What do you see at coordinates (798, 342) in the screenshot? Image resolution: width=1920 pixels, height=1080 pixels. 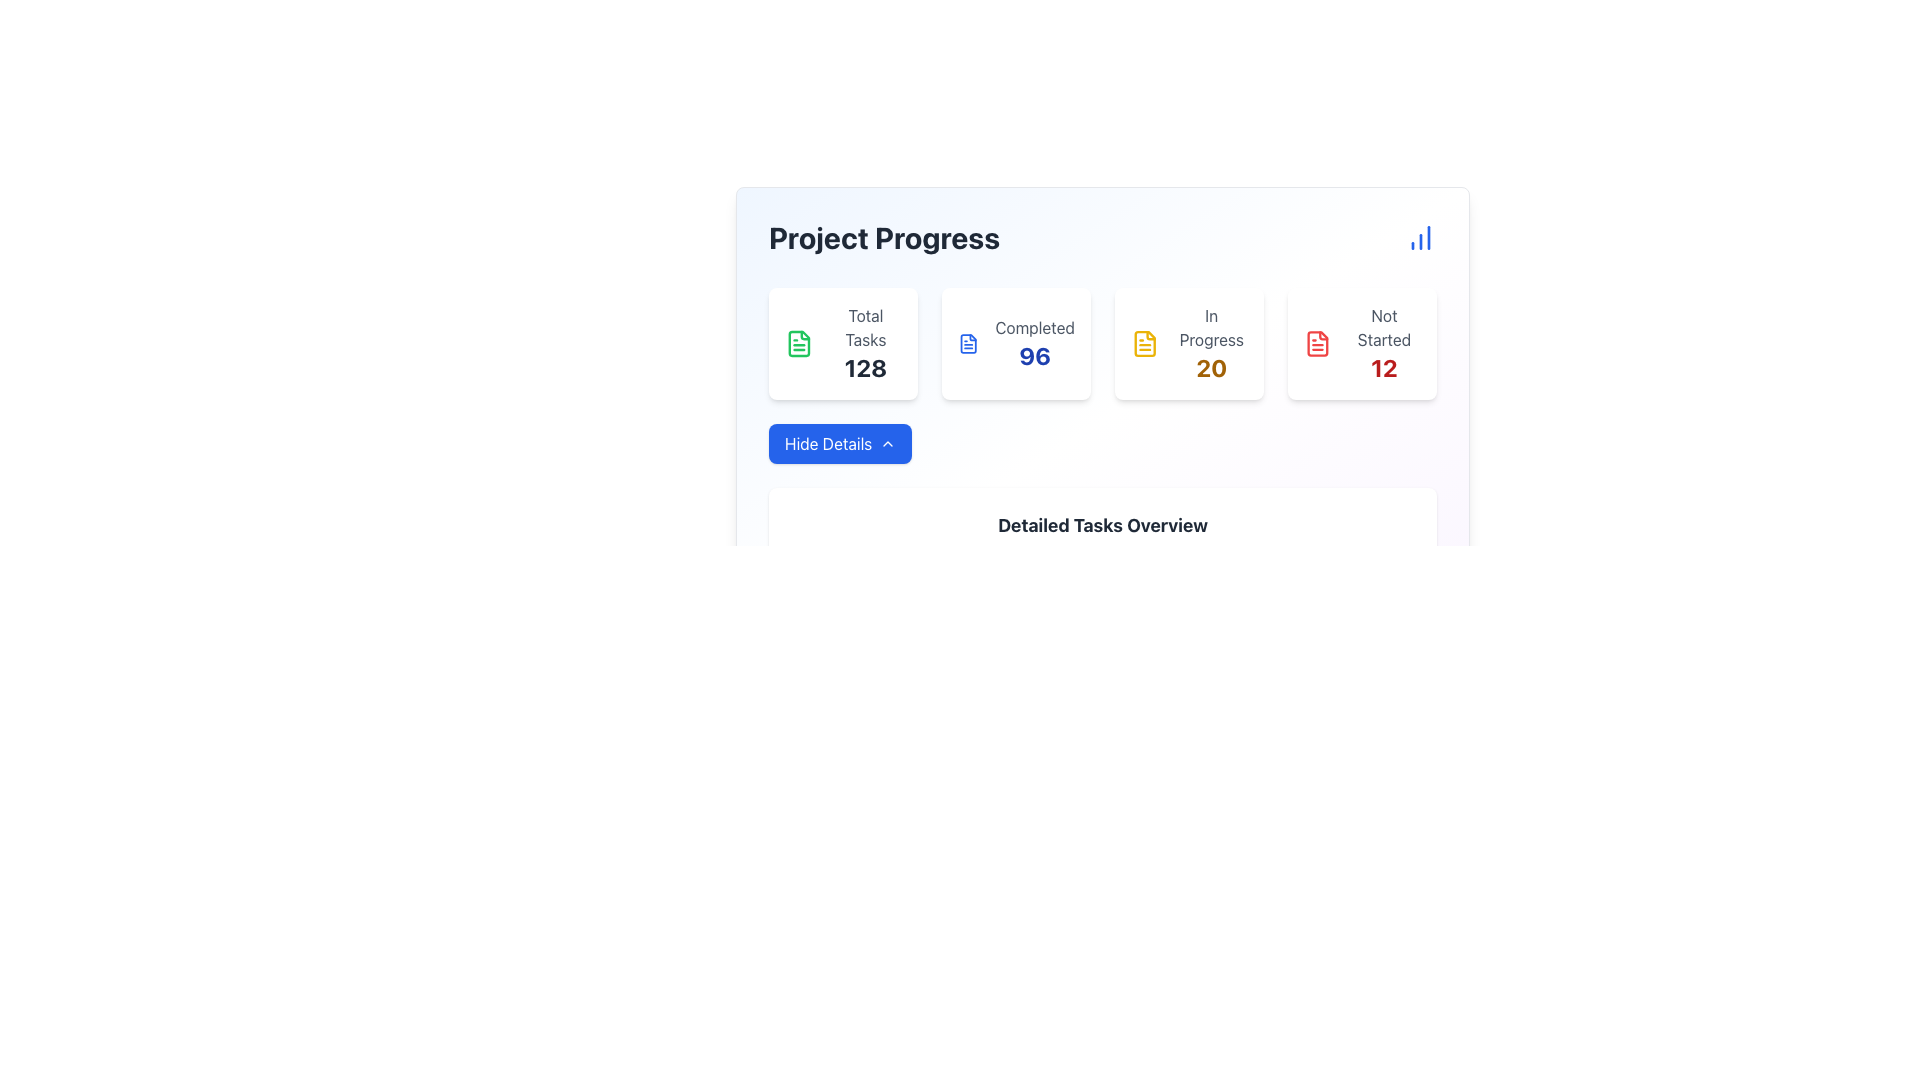 I see `the green file document icon located in the leftmost box under 'Total Tasks' on the 'Project Progress' dashboard` at bounding box center [798, 342].